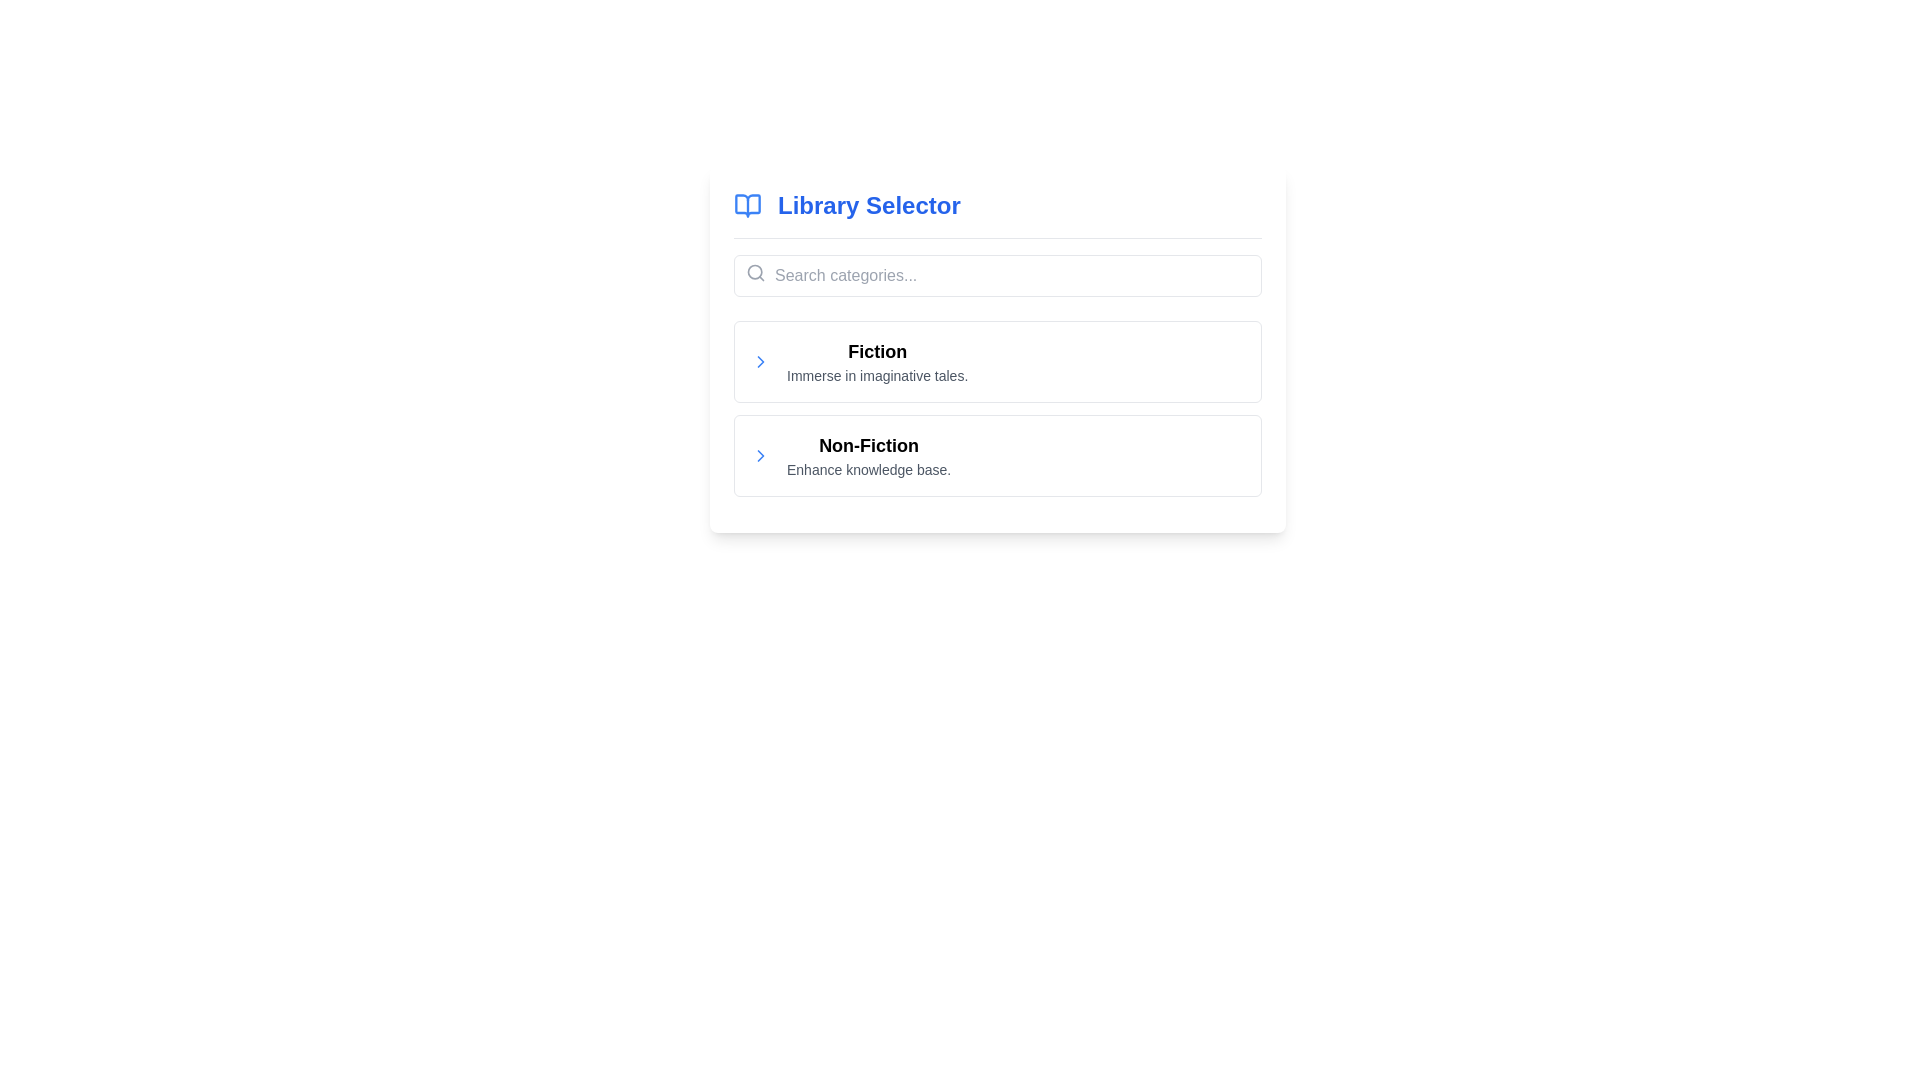  I want to click on the navigational indicator icon for the 'Fiction' category, which is located to the left of the 'Fiction' category text in the list of categories, so click(760, 455).